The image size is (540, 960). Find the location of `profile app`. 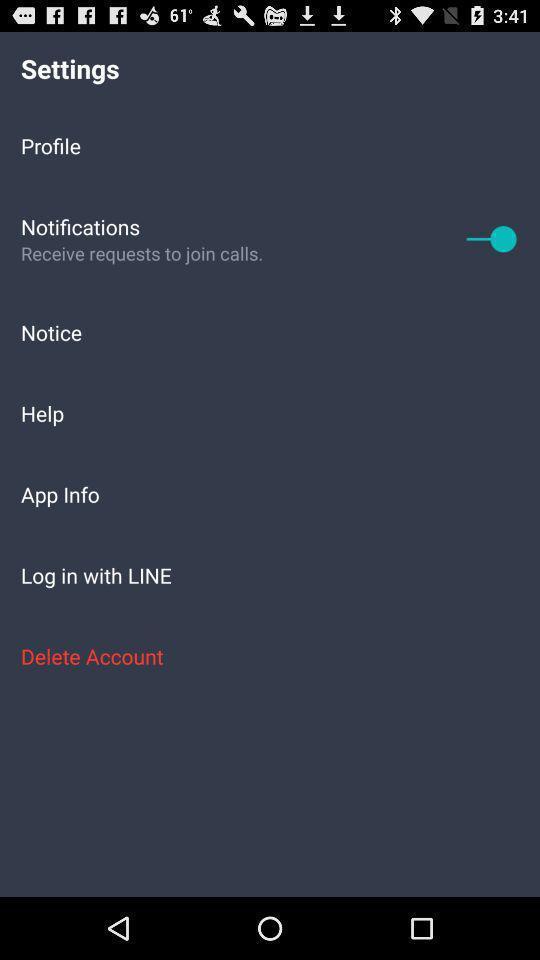

profile app is located at coordinates (270, 144).